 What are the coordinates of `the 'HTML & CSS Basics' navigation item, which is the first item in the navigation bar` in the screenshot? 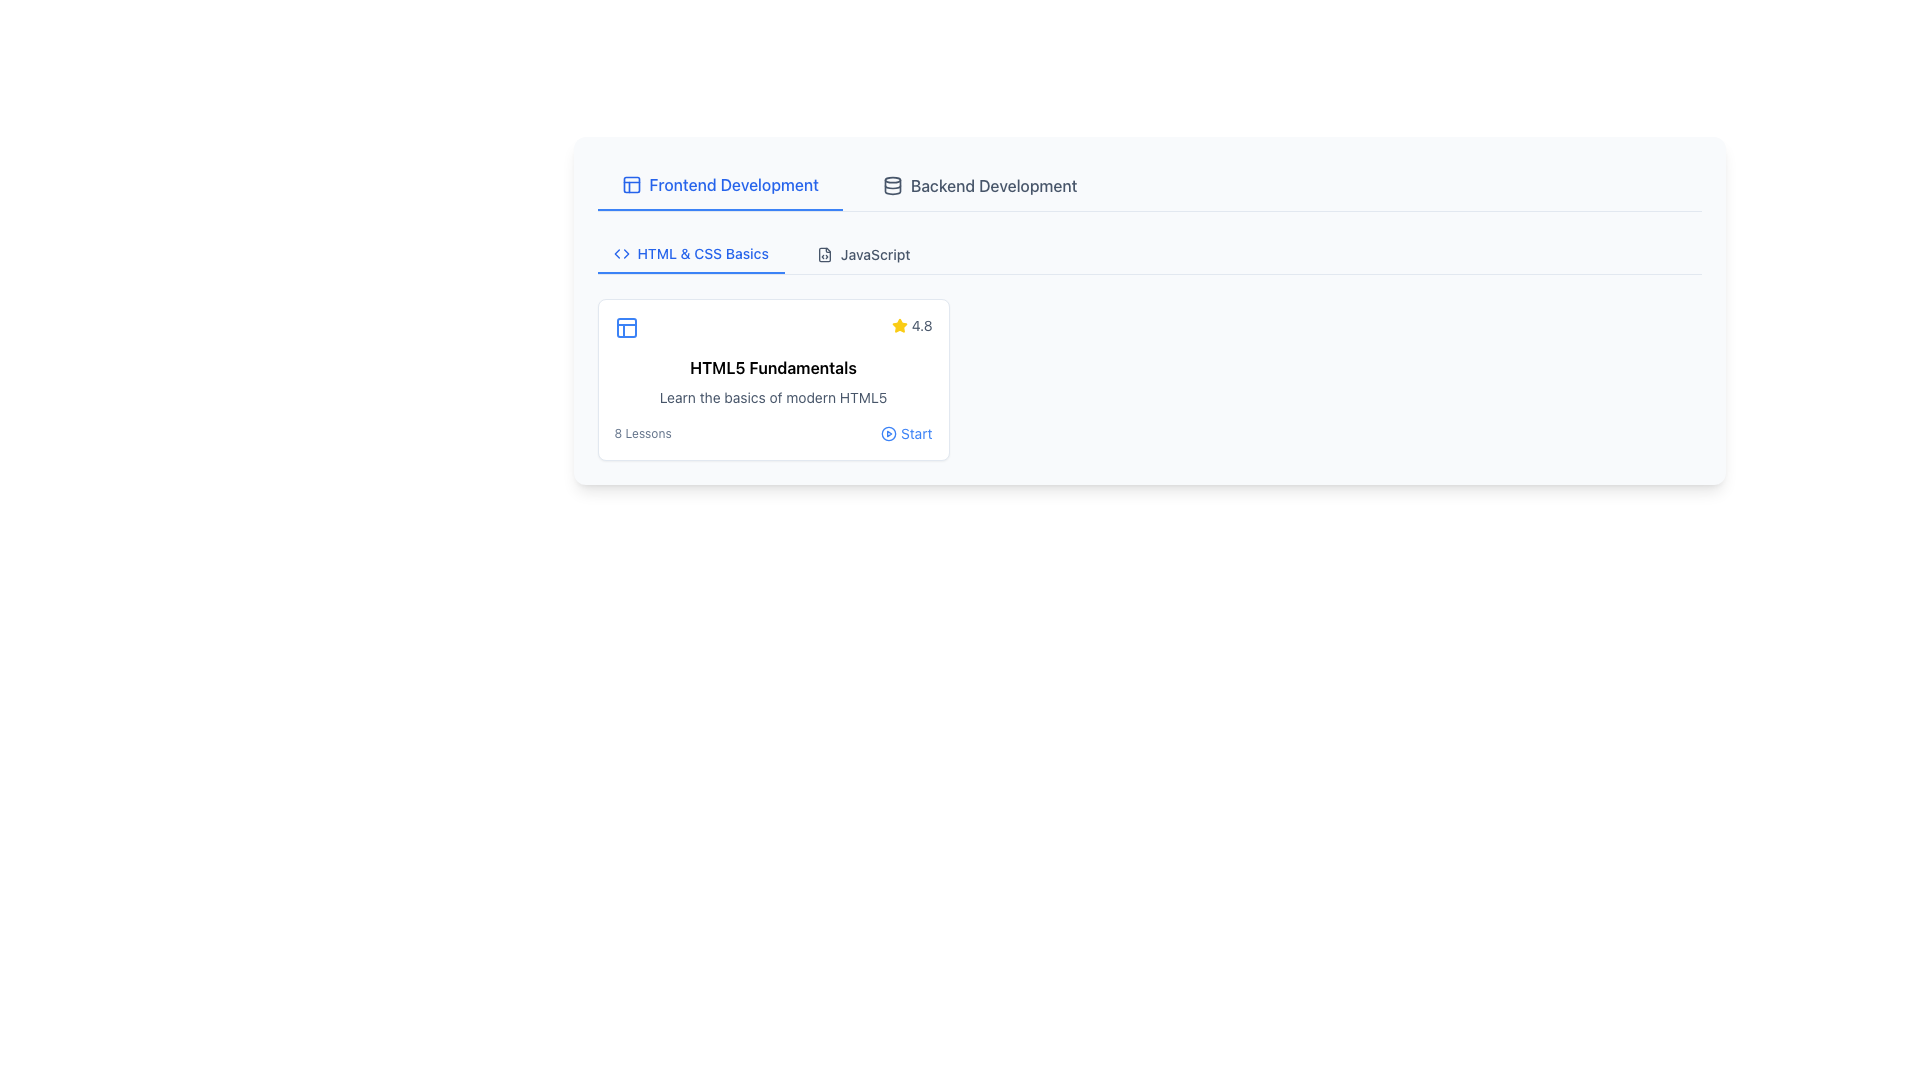 It's located at (691, 253).